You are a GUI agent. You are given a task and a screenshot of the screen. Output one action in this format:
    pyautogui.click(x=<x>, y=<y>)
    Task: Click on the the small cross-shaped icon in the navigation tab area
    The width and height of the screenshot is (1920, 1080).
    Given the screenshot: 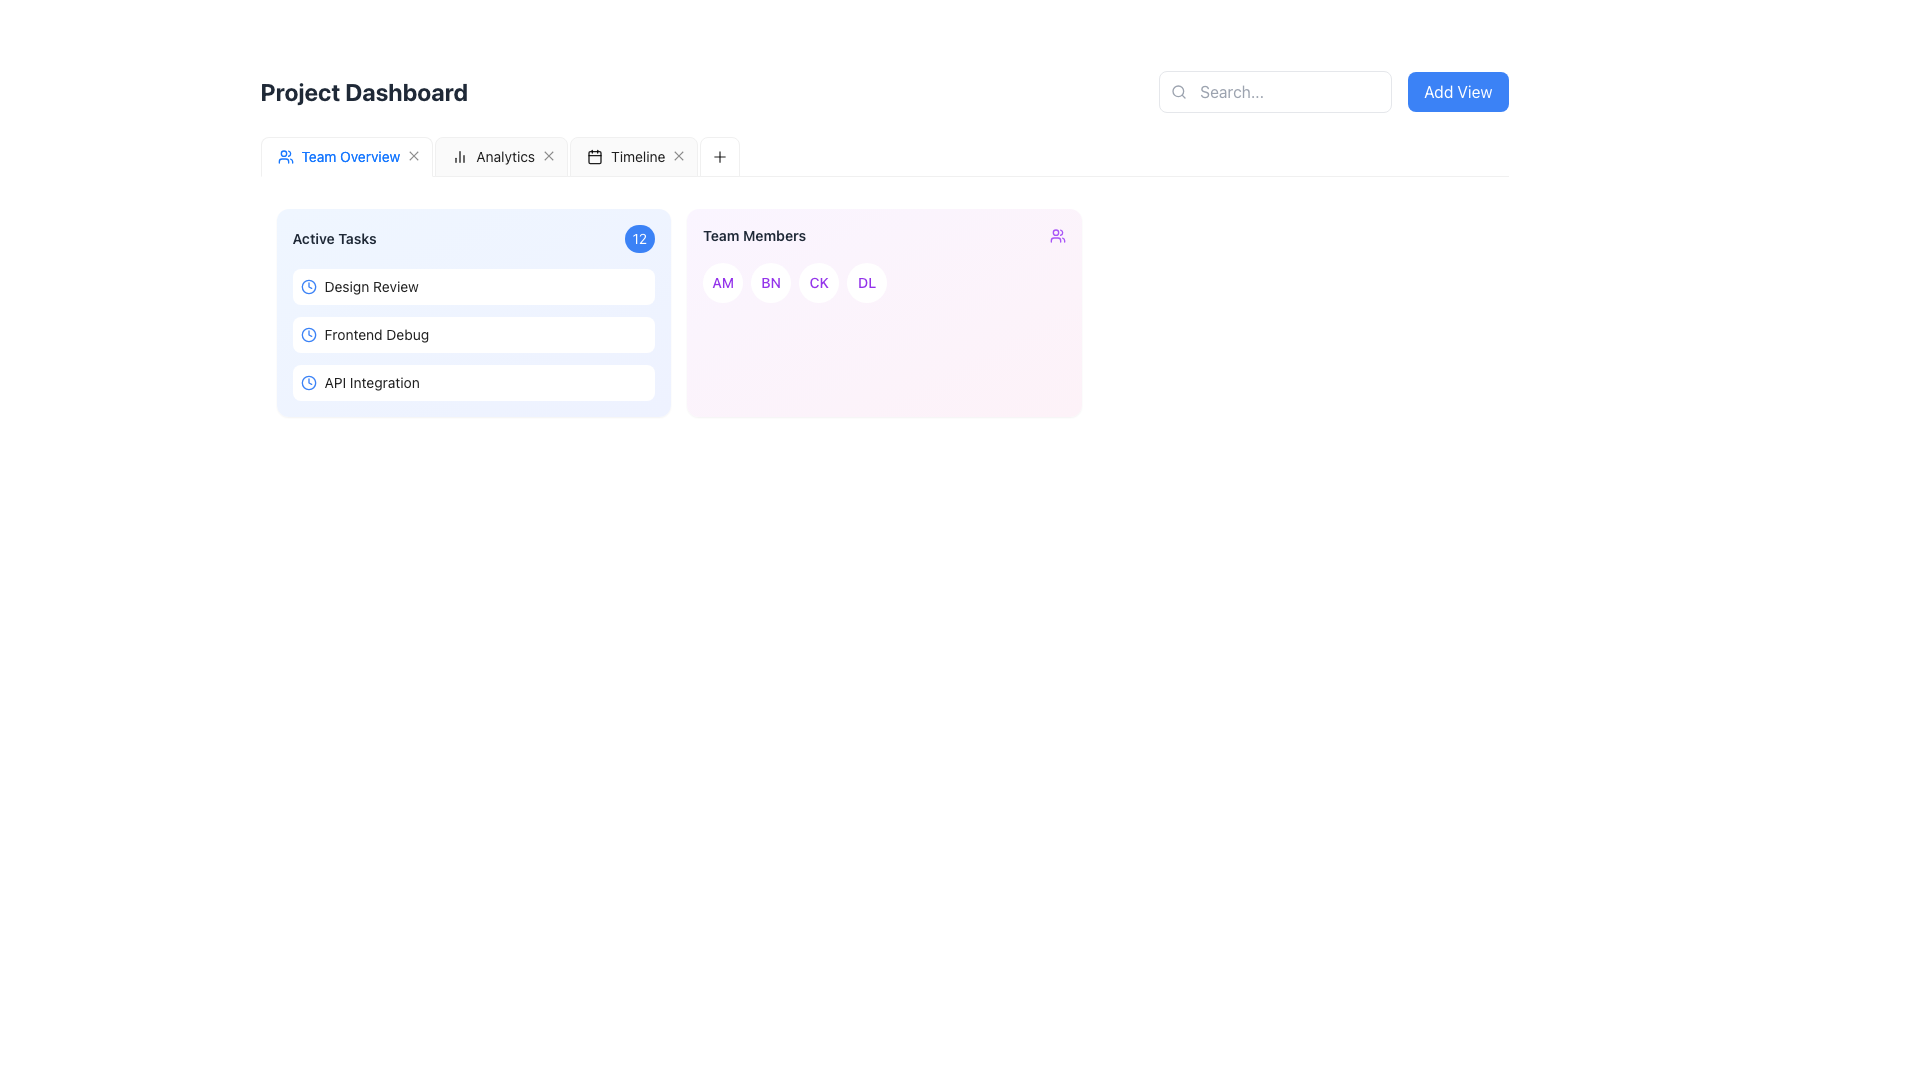 What is the action you would take?
    pyautogui.click(x=549, y=155)
    